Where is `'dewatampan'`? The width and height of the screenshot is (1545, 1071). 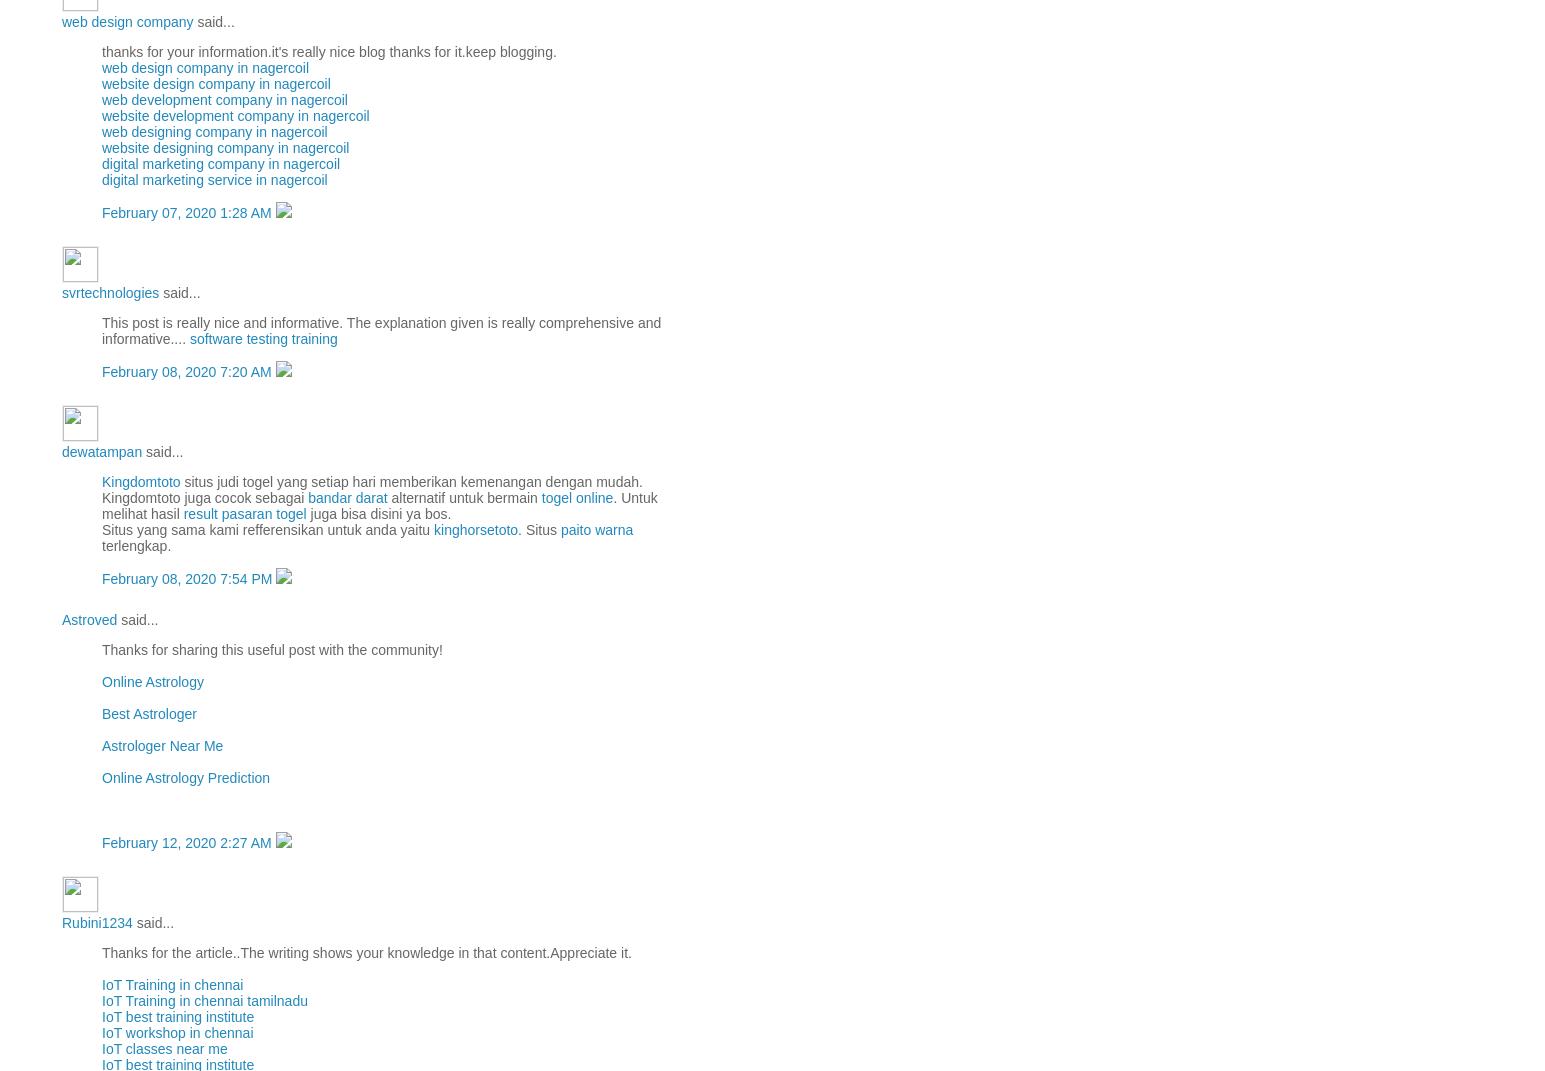 'dewatampan' is located at coordinates (100, 450).